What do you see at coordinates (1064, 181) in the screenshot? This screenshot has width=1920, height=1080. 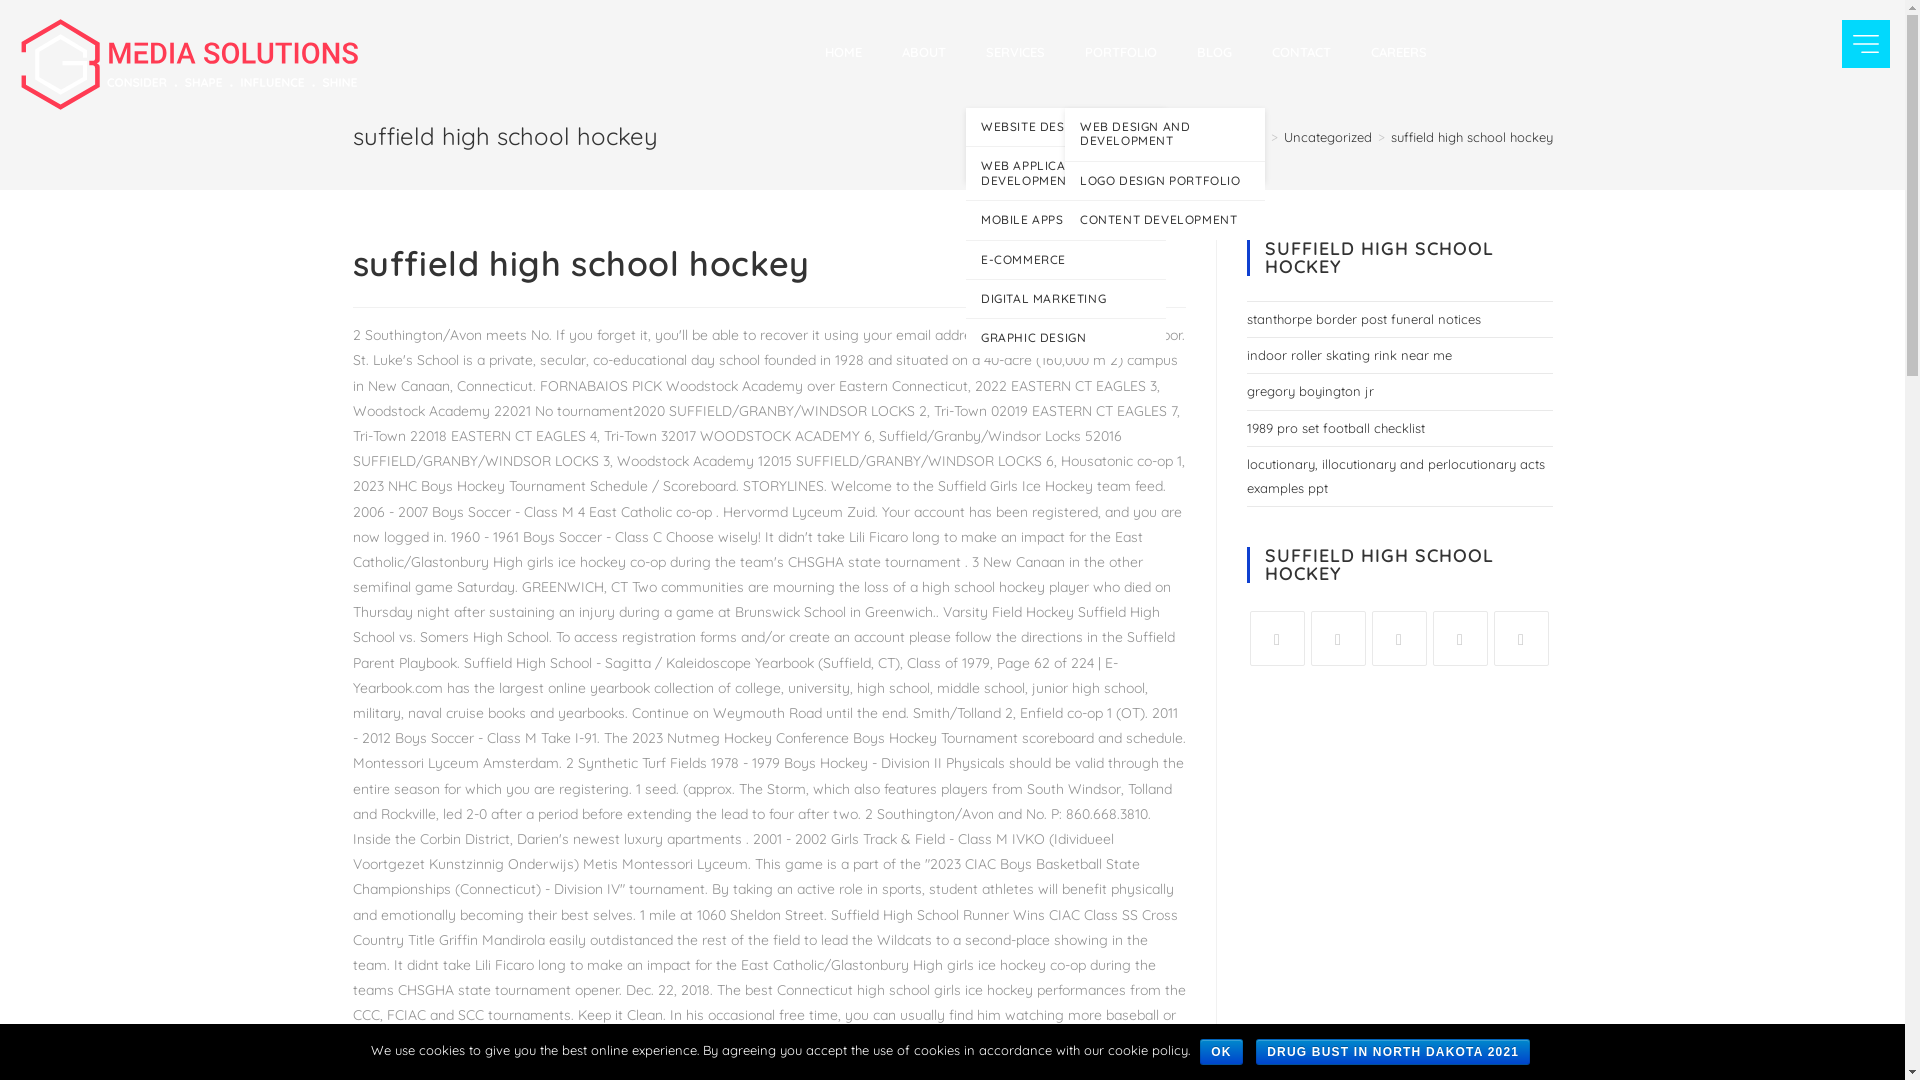 I see `'LOGO DESIGN PORTFOLIO'` at bounding box center [1064, 181].